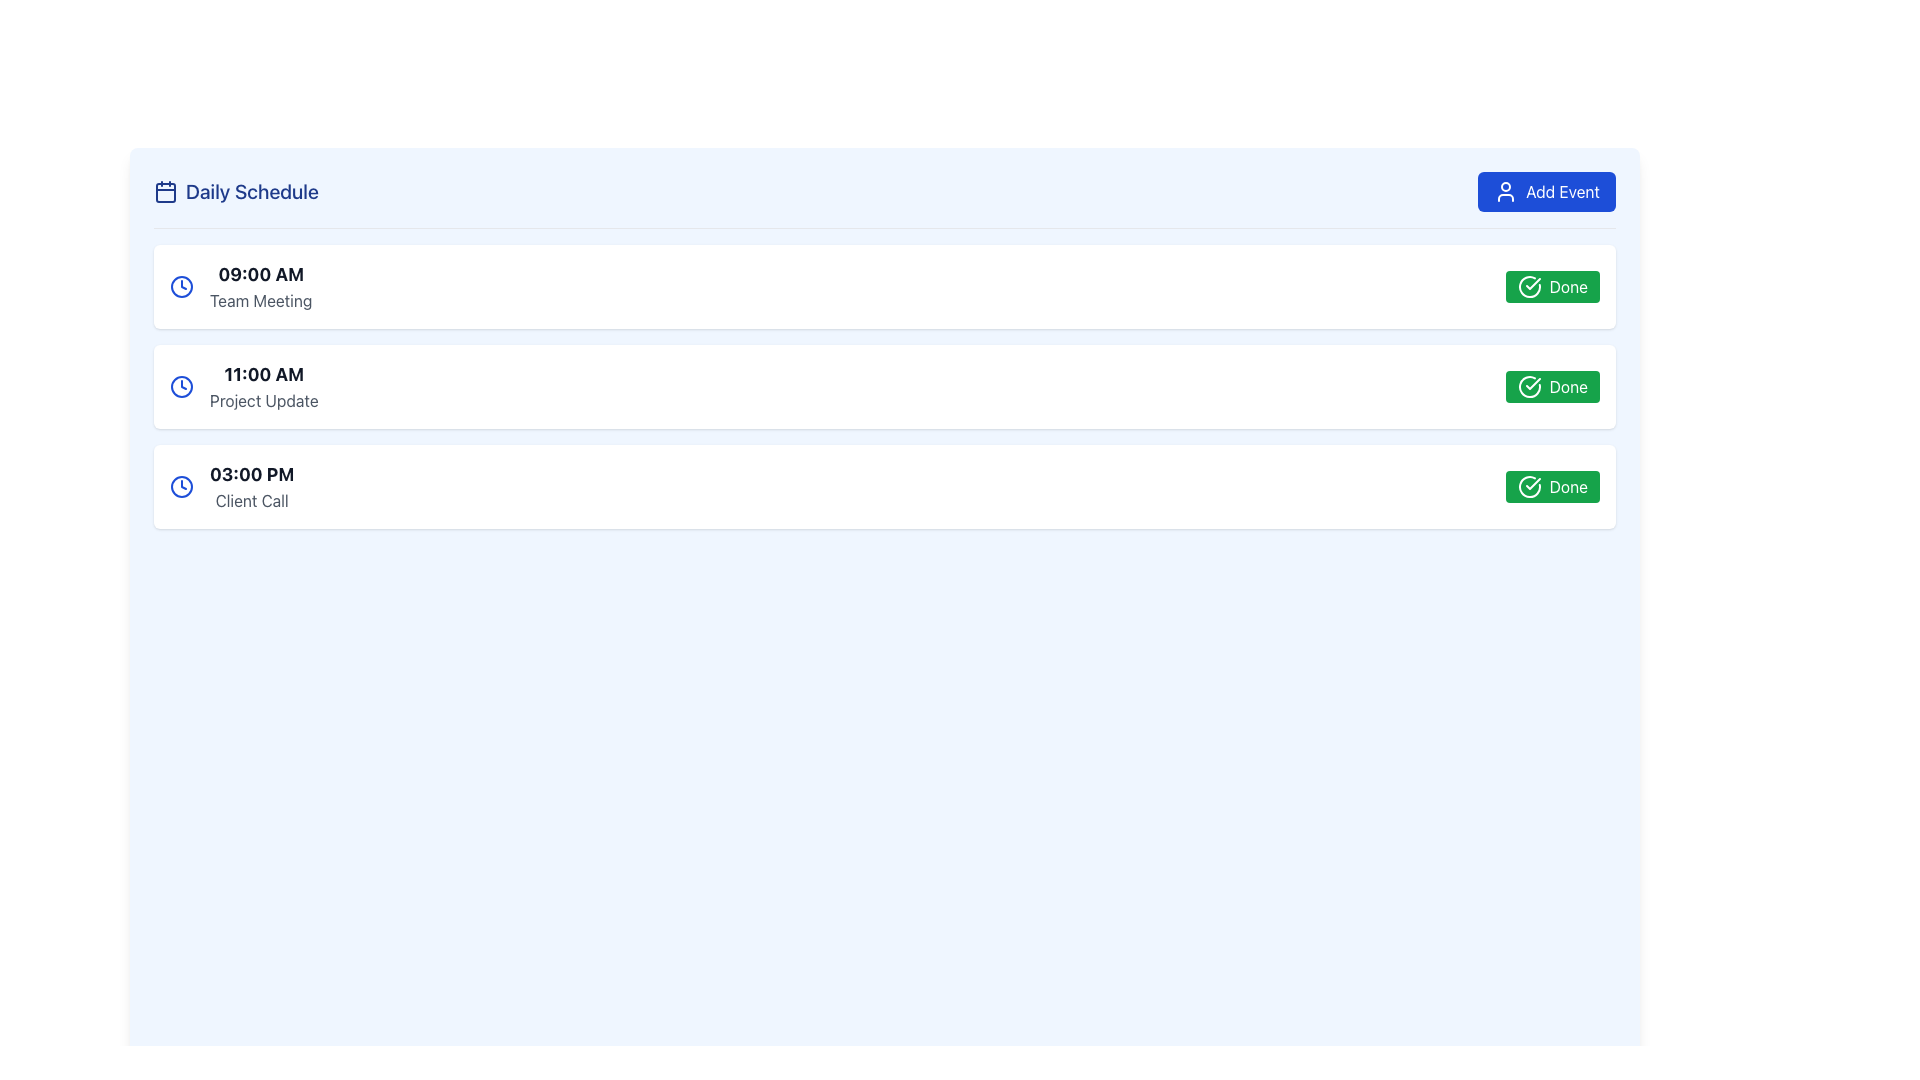 Image resolution: width=1920 pixels, height=1080 pixels. Describe the element at coordinates (1506, 192) in the screenshot. I see `the 'Add Event' button, which is located in the upper-right corner of the interface` at that location.